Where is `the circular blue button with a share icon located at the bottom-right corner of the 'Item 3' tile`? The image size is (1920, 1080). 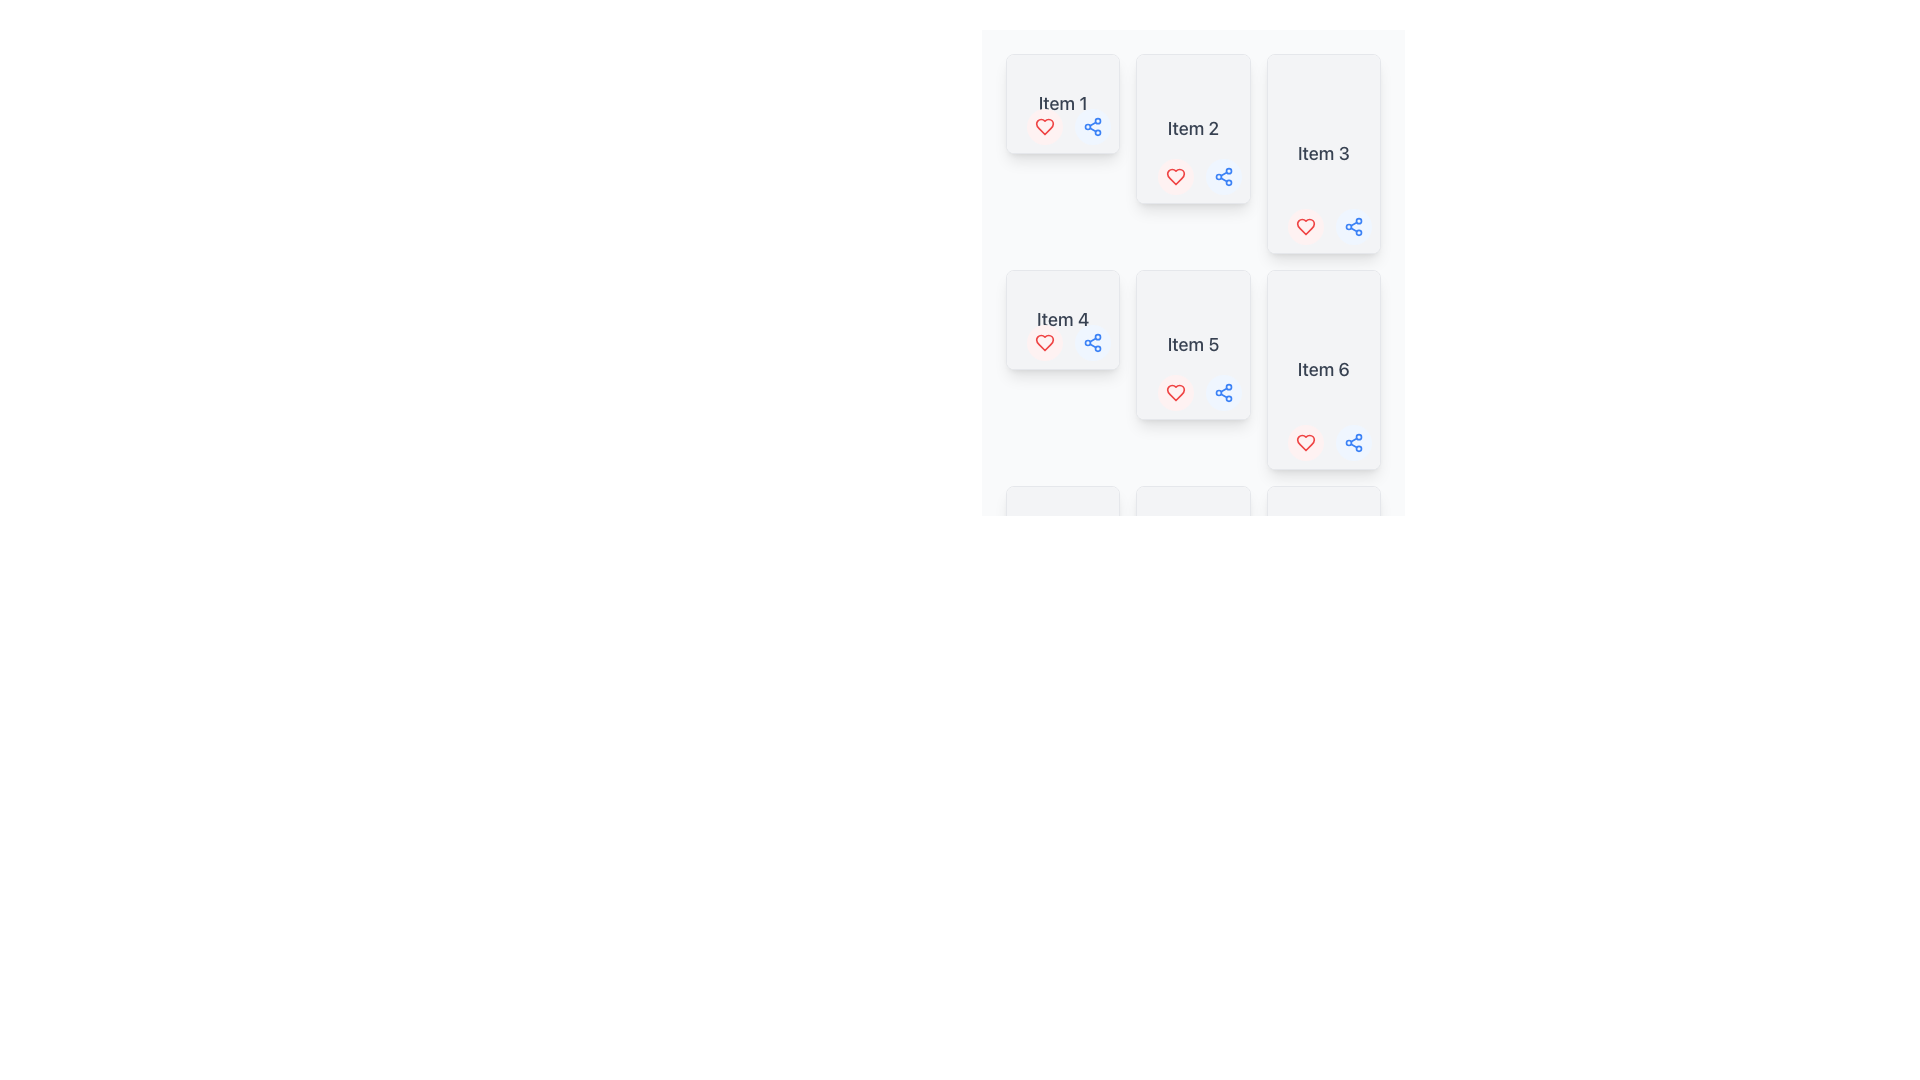 the circular blue button with a share icon located at the bottom-right corner of the 'Item 3' tile is located at coordinates (1353, 226).